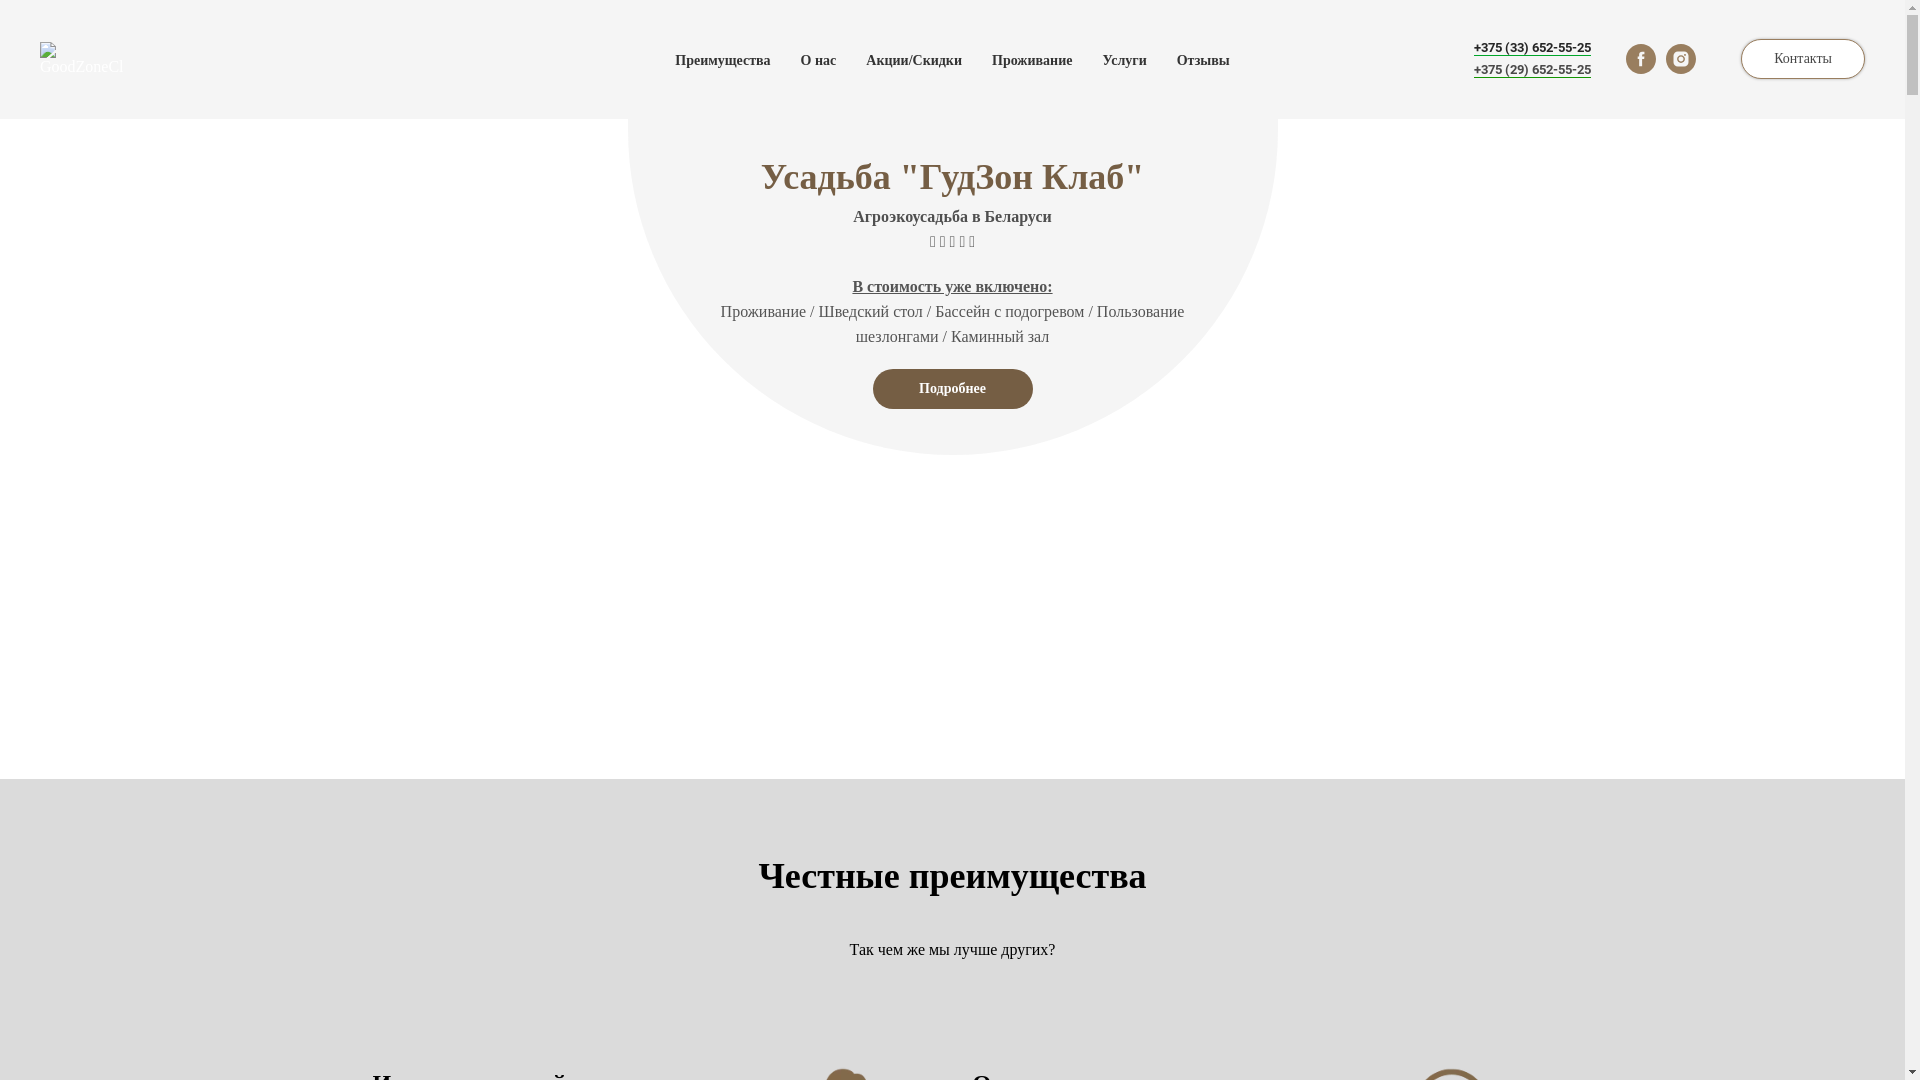  I want to click on '+375 (33) 652-55-25', so click(1531, 46).